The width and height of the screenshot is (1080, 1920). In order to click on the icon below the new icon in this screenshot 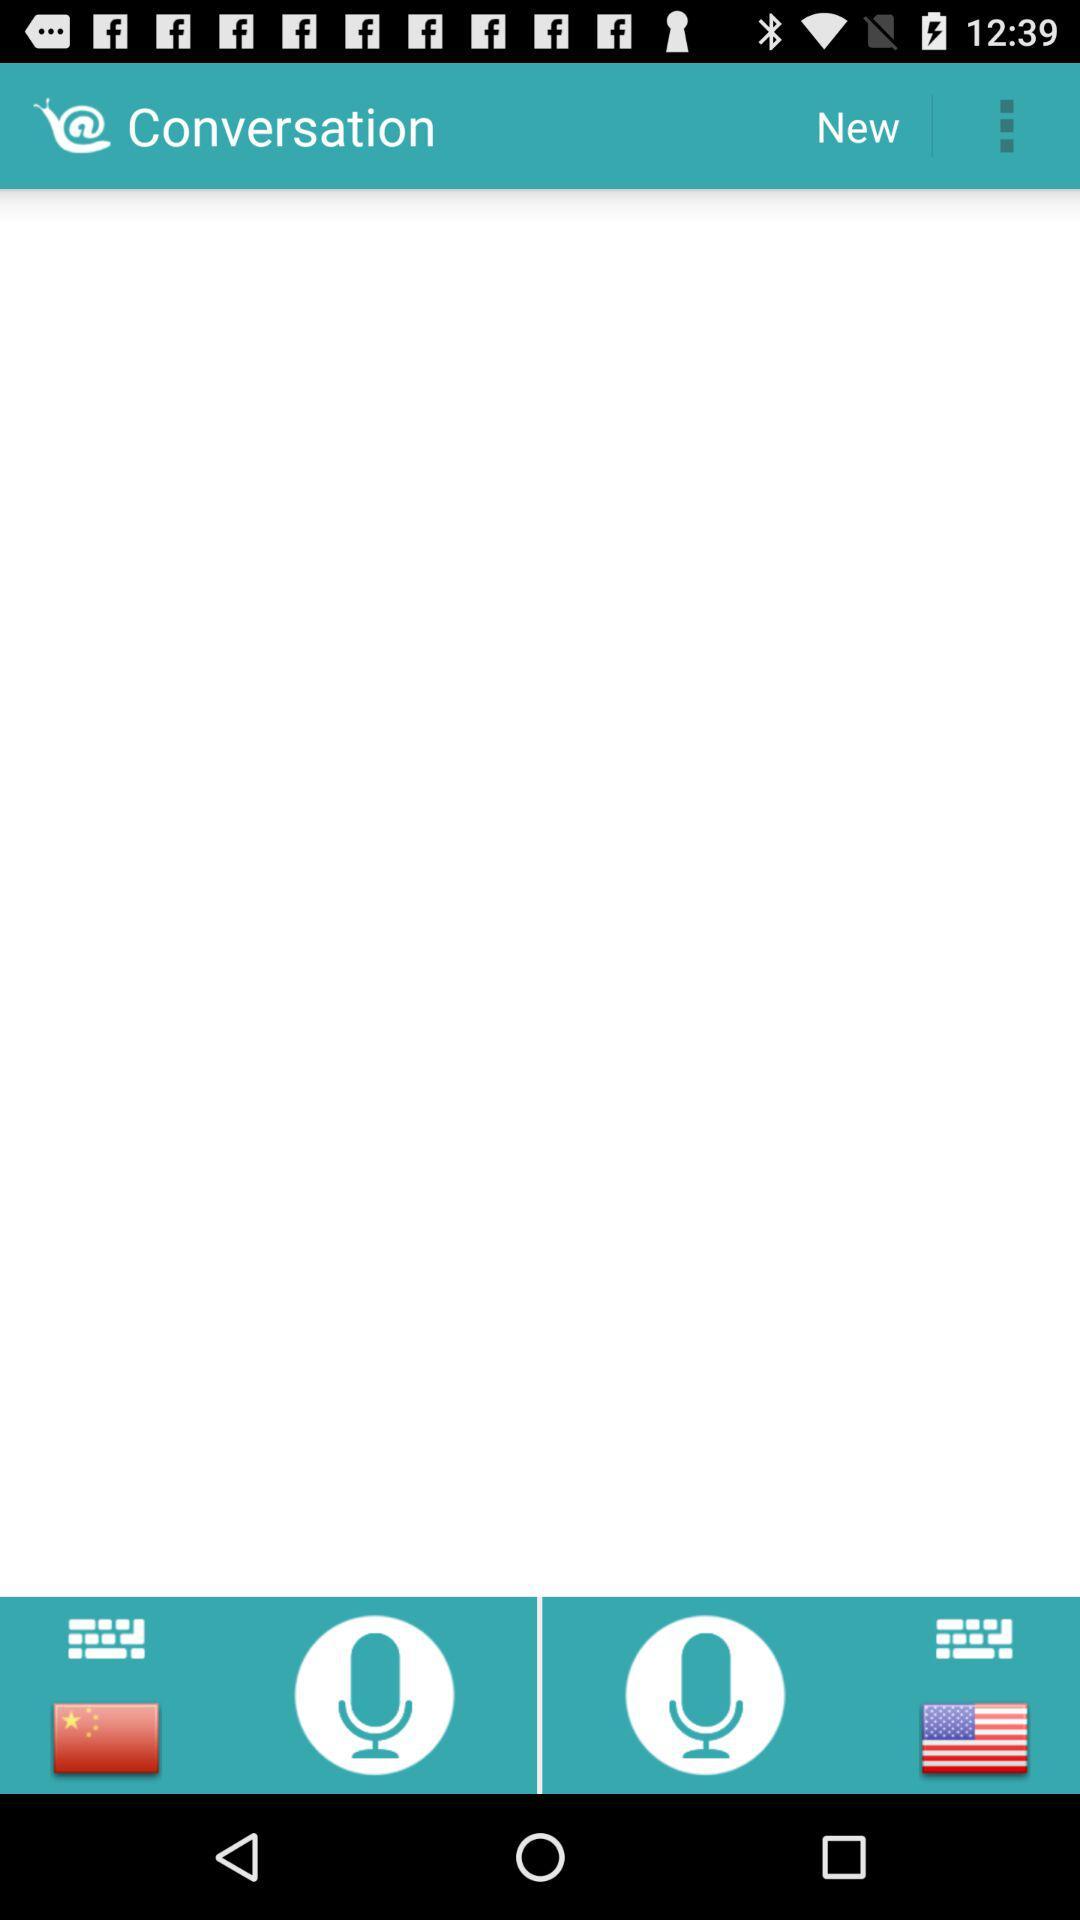, I will do `click(540, 885)`.